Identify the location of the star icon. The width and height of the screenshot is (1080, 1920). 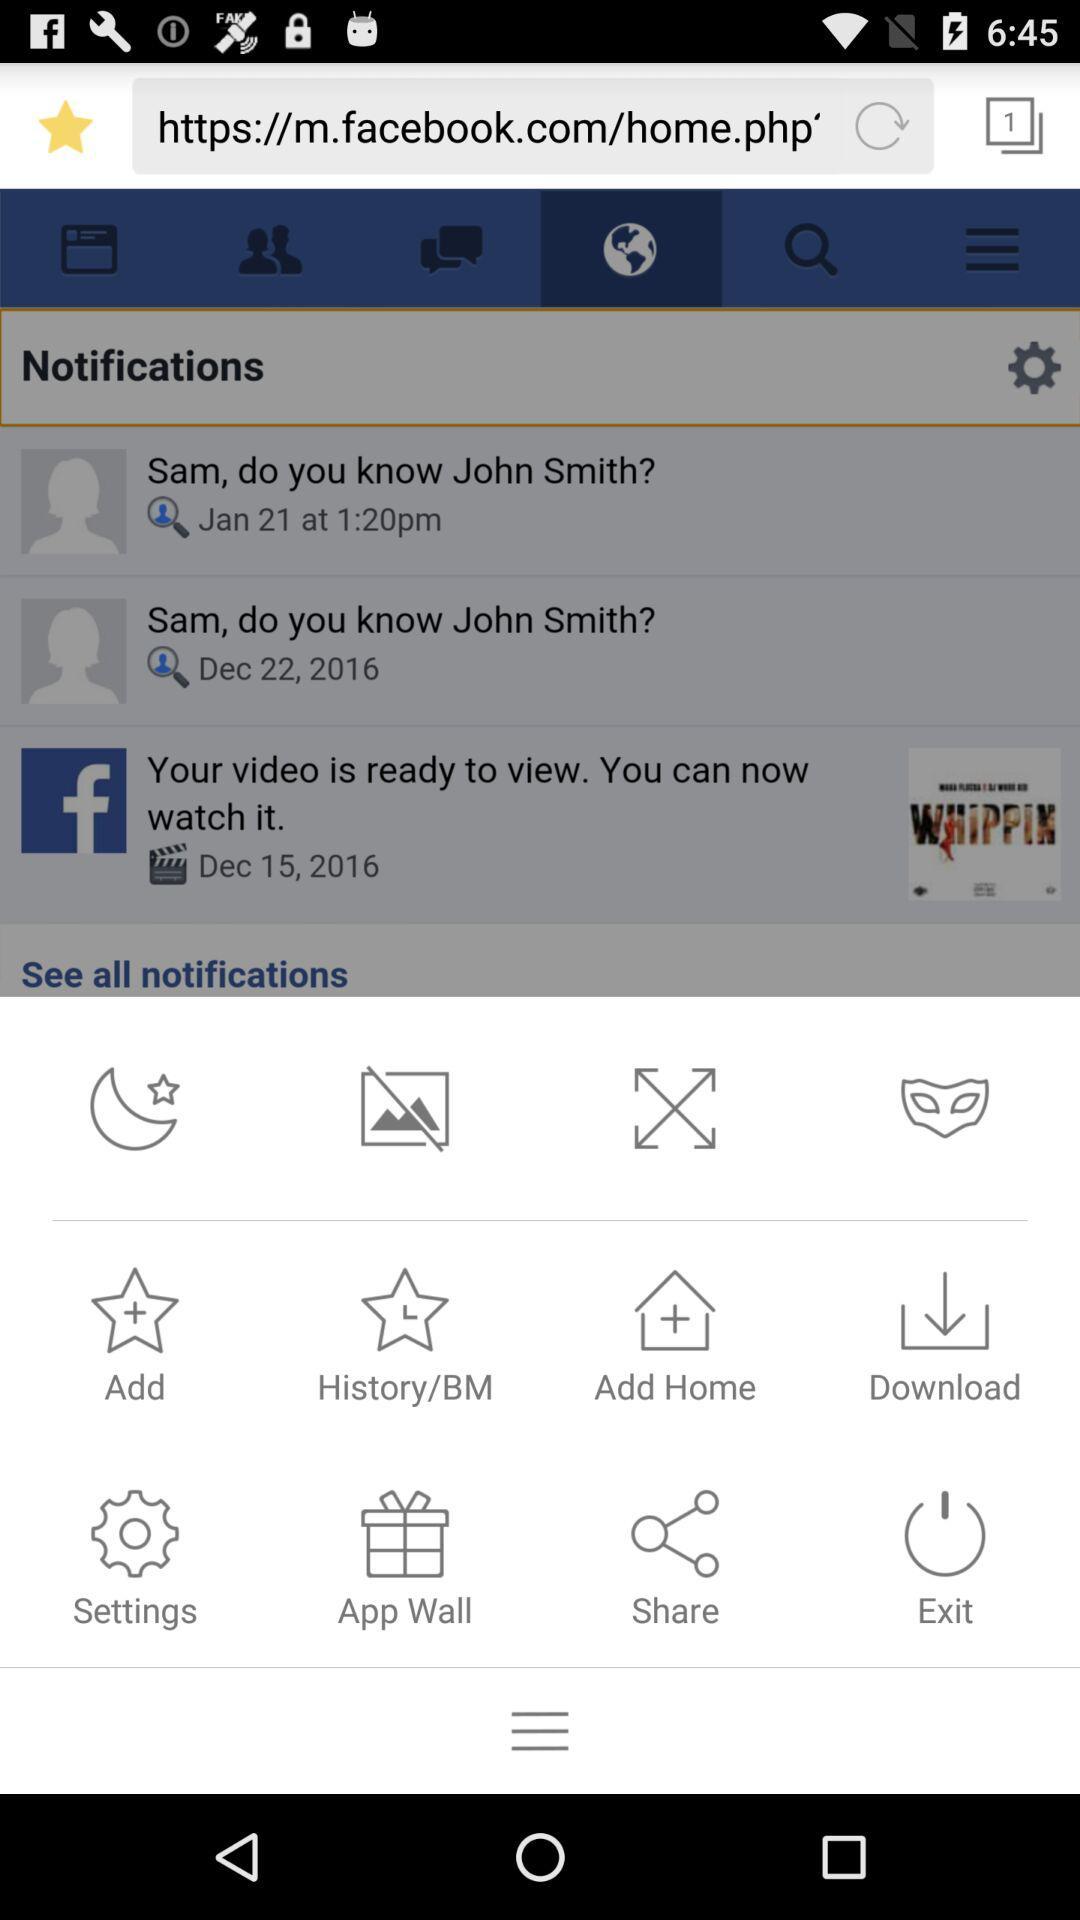
(64, 133).